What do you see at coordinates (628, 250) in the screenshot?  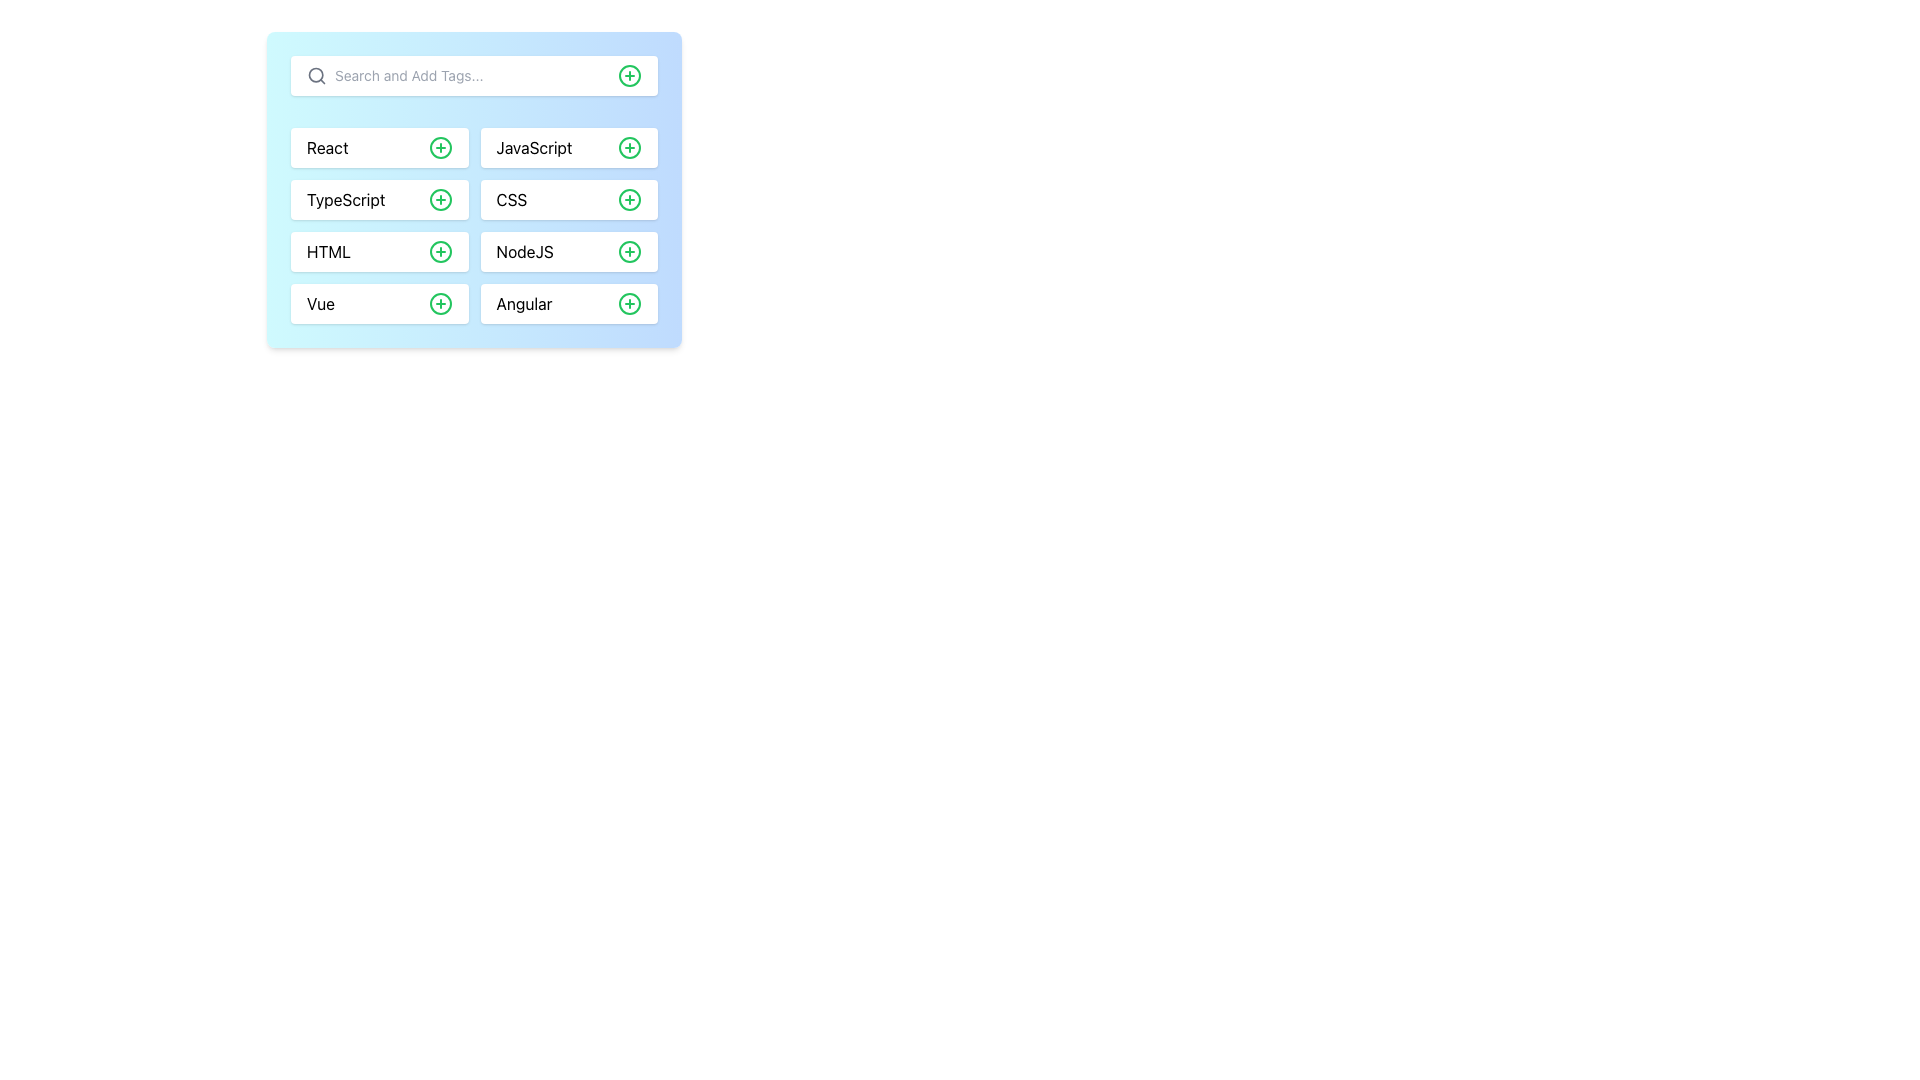 I see `the circular element of the '+' icon located in the third row and second column of the grid, which is associated with adding 'NodeJS' to the list of selected items` at bounding box center [628, 250].